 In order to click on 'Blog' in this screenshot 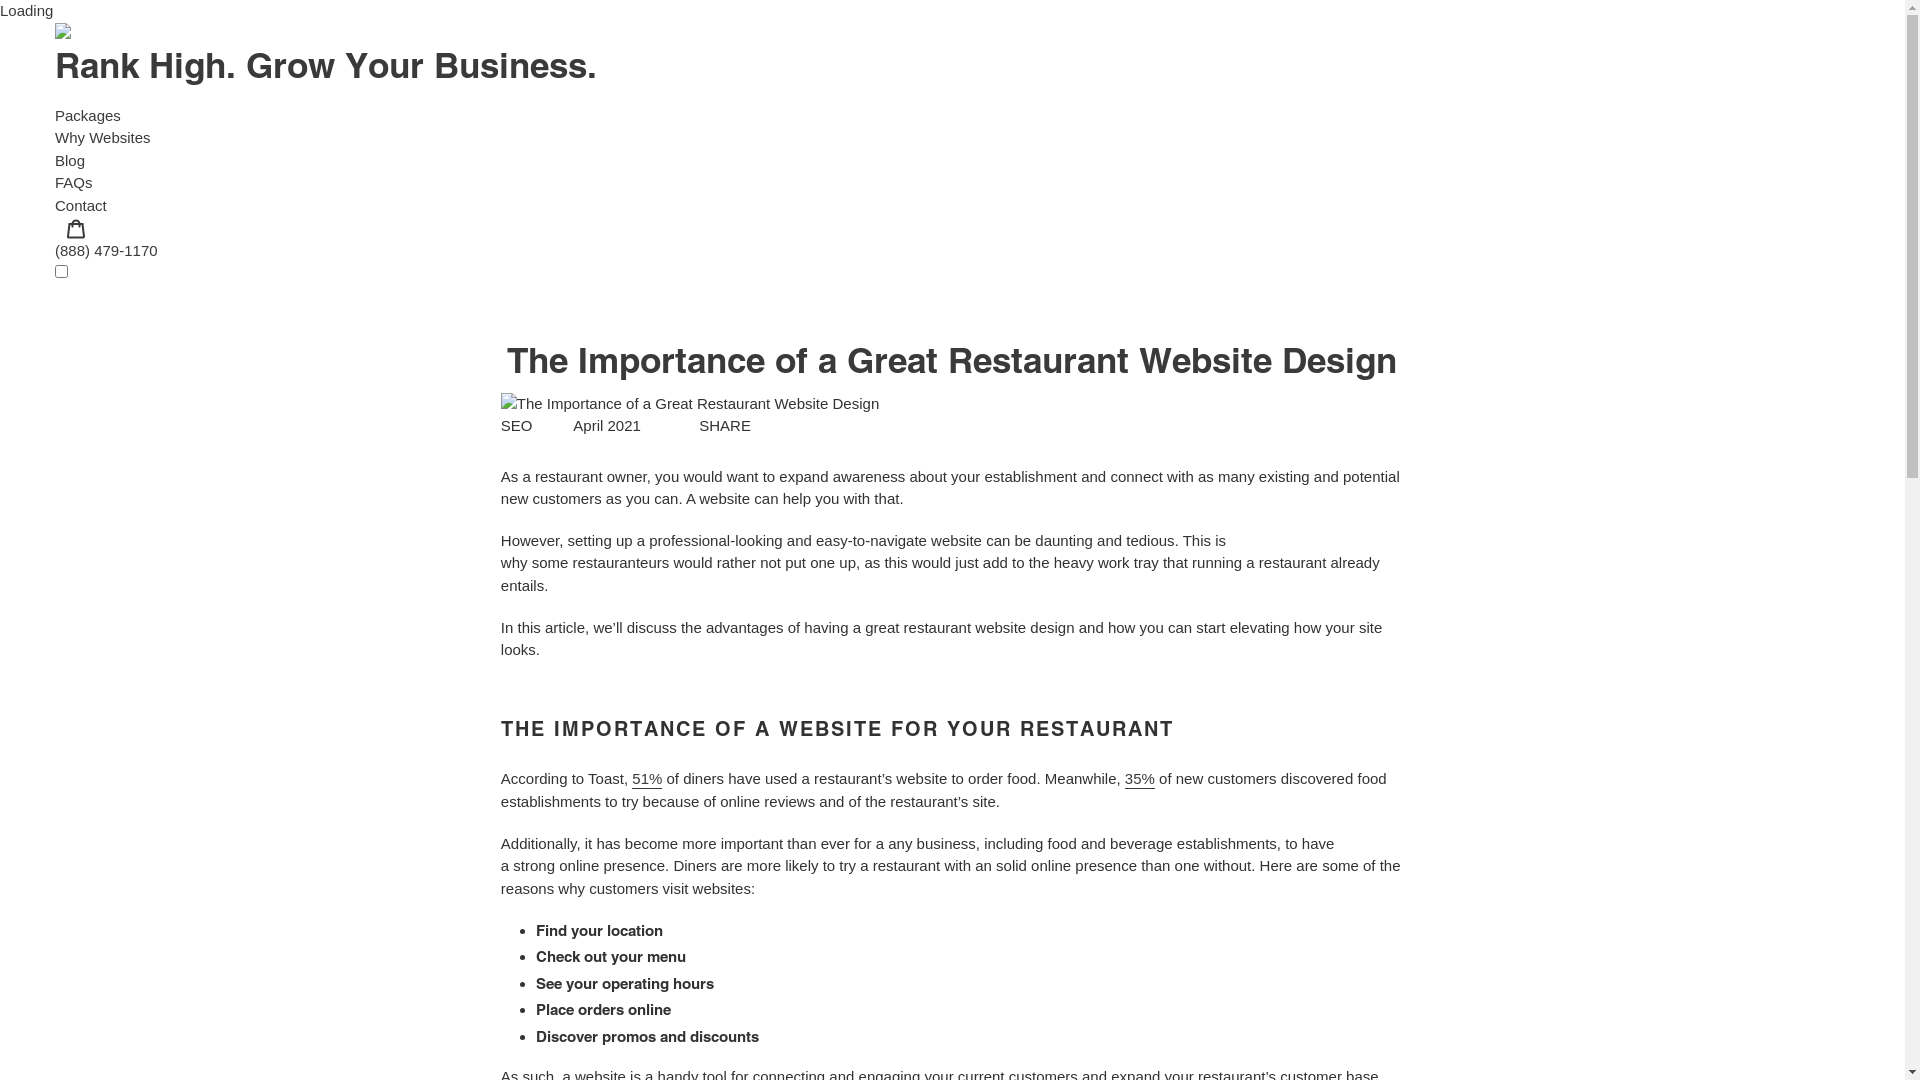, I will do `click(54, 159)`.